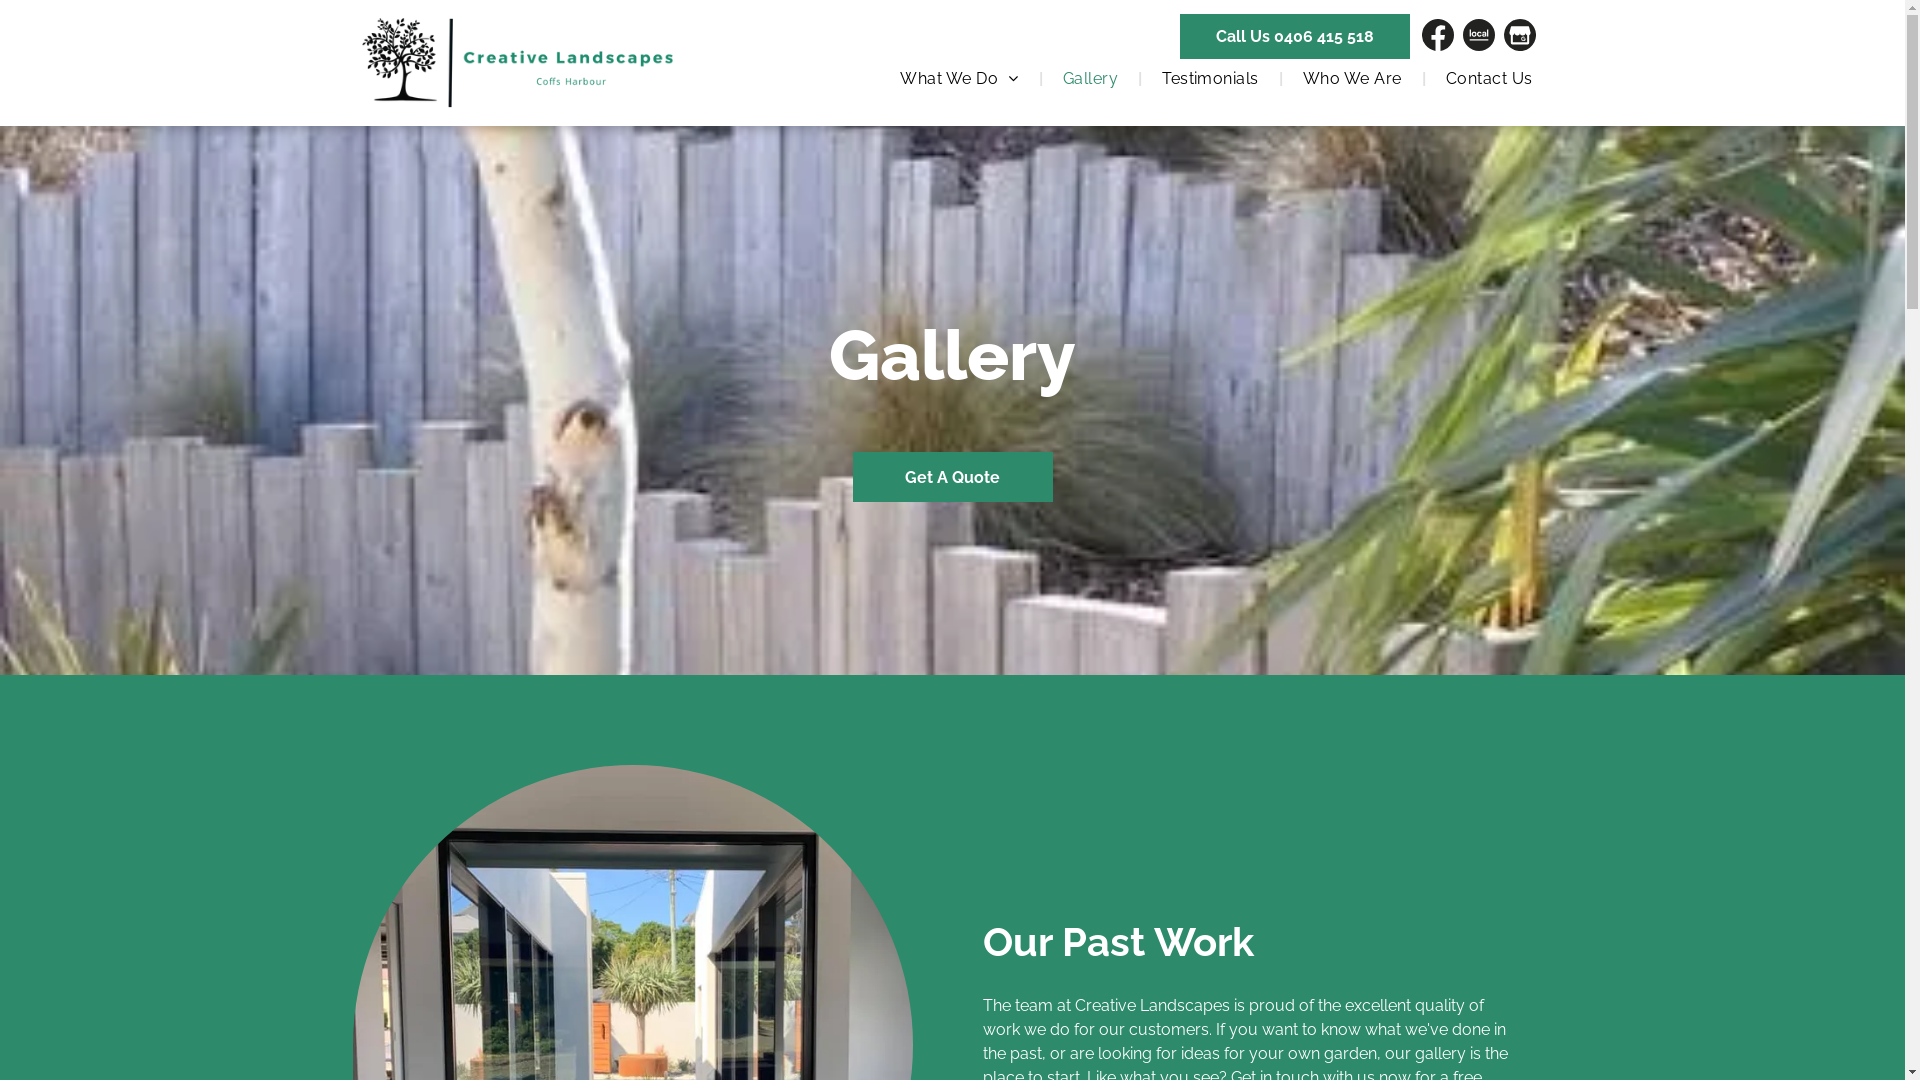 The height and width of the screenshot is (1080, 1920). What do you see at coordinates (1489, 77) in the screenshot?
I see `'Contact Us'` at bounding box center [1489, 77].